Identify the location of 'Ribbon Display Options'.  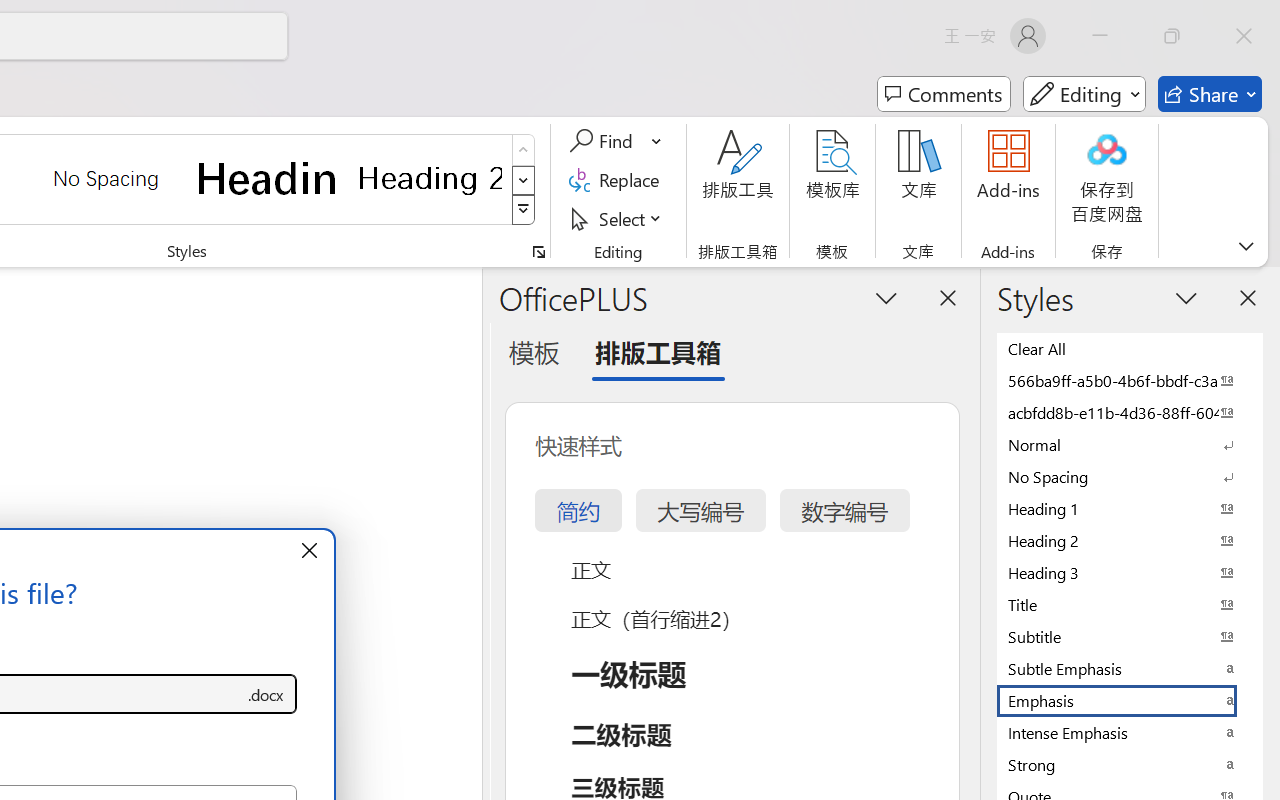
(1245, 245).